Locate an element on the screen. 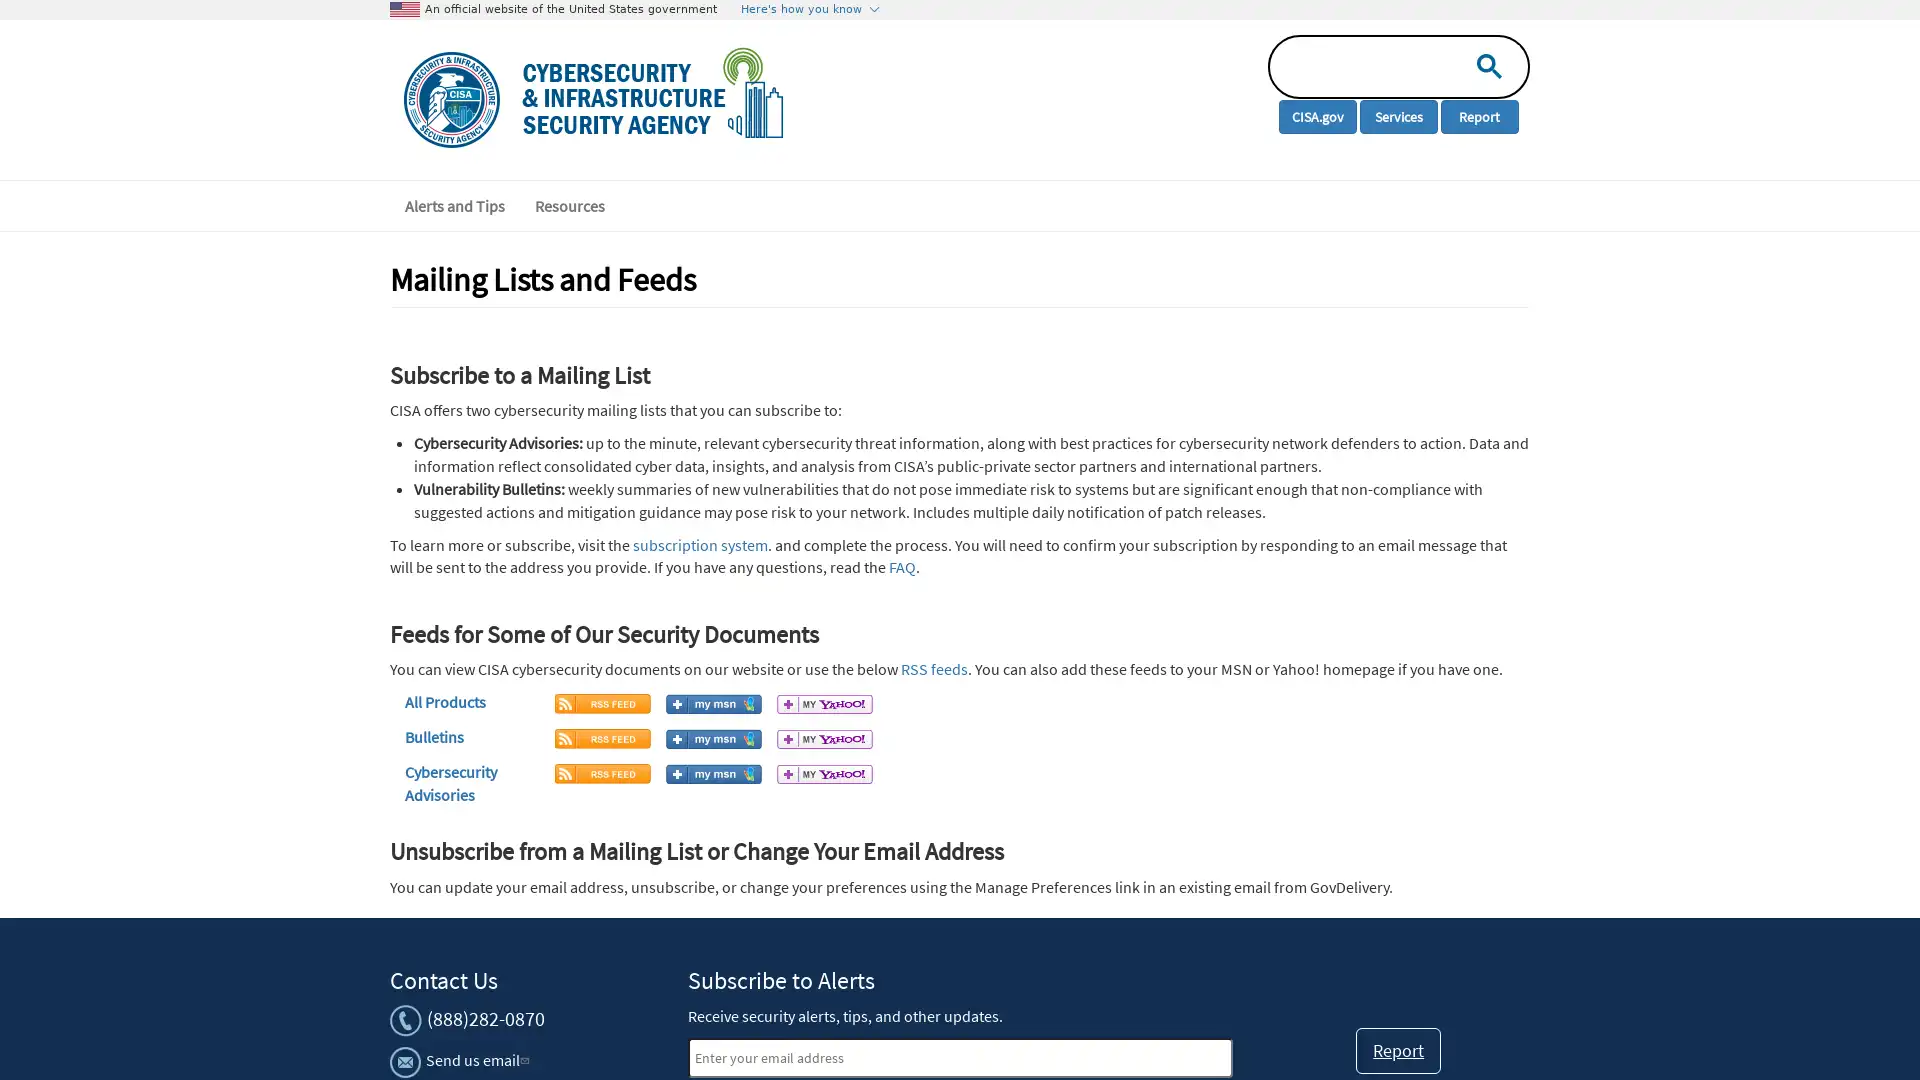 Image resolution: width=1920 pixels, height=1080 pixels. search is located at coordinates (1484, 64).